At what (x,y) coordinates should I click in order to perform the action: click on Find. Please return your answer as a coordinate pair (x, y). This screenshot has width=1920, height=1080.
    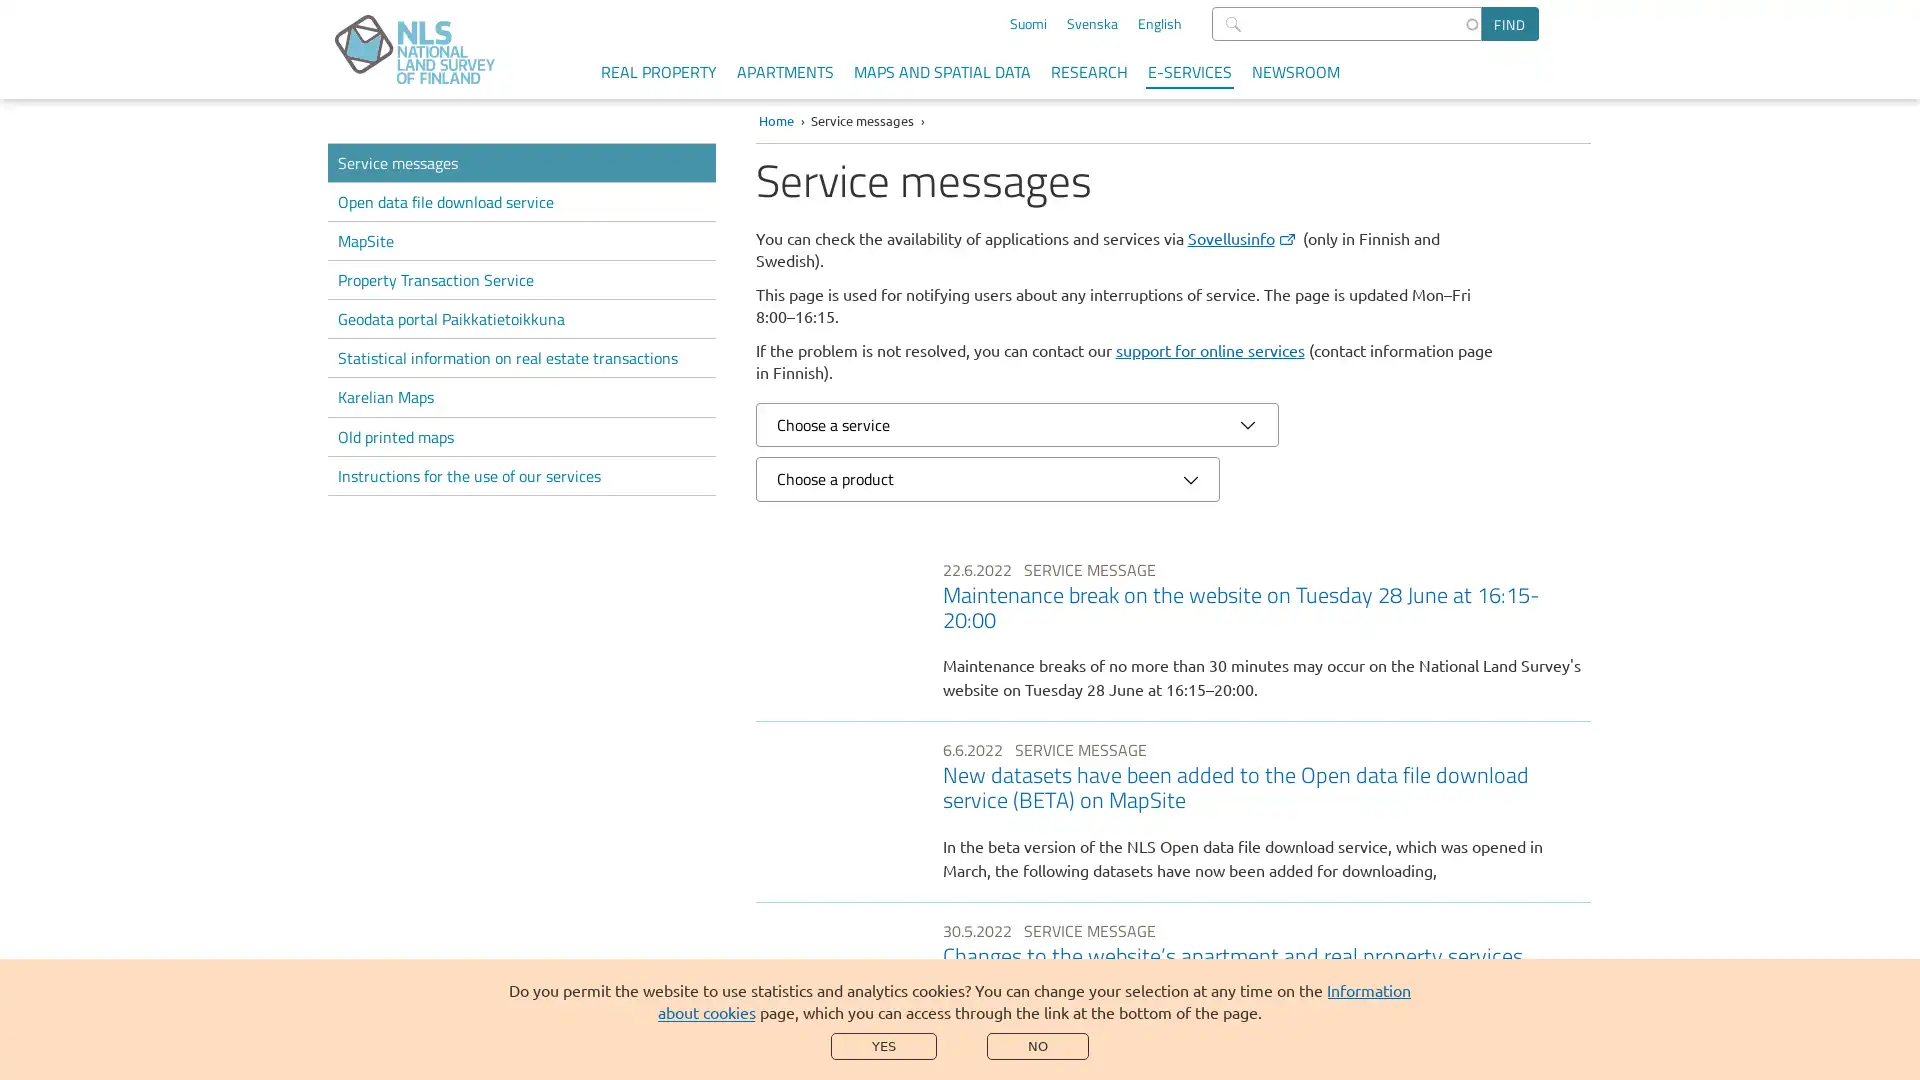
    Looking at the image, I should click on (1510, 23).